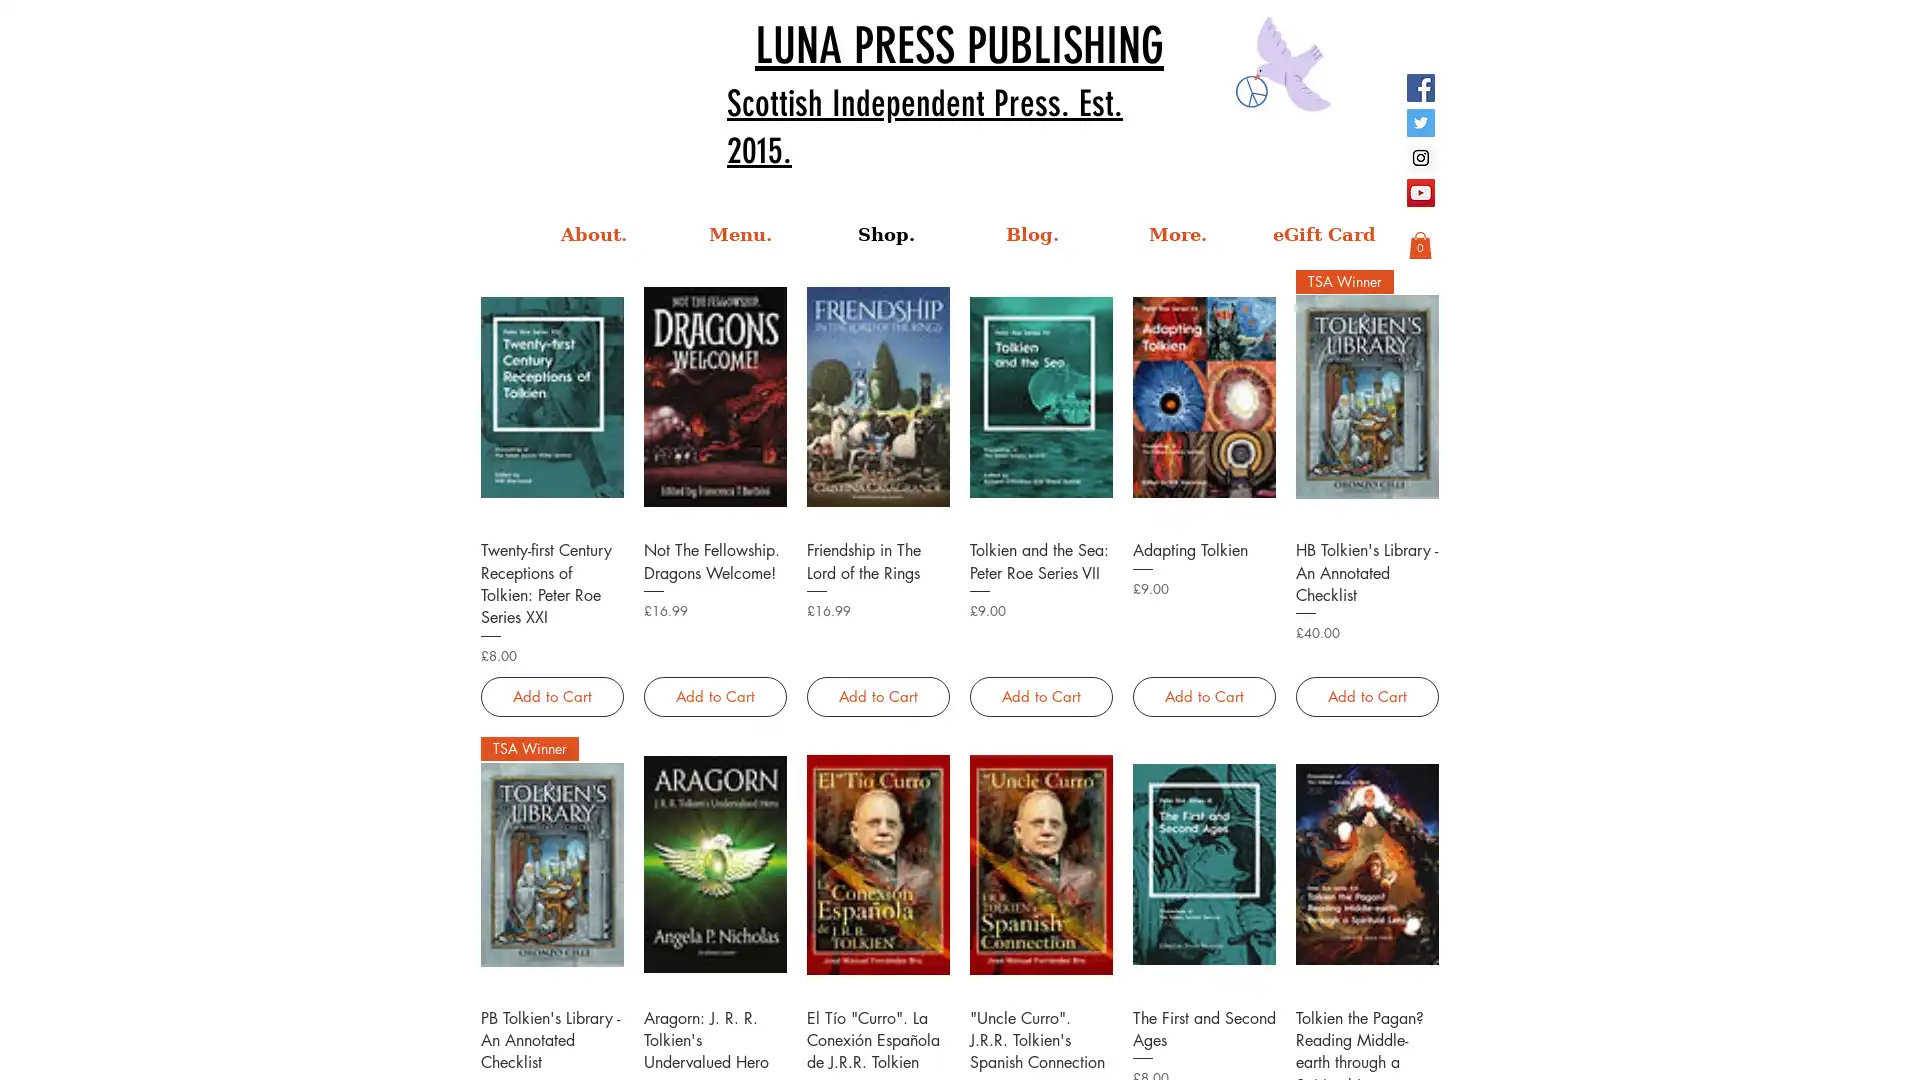  What do you see at coordinates (1202, 548) in the screenshot?
I see `Quick View` at bounding box center [1202, 548].